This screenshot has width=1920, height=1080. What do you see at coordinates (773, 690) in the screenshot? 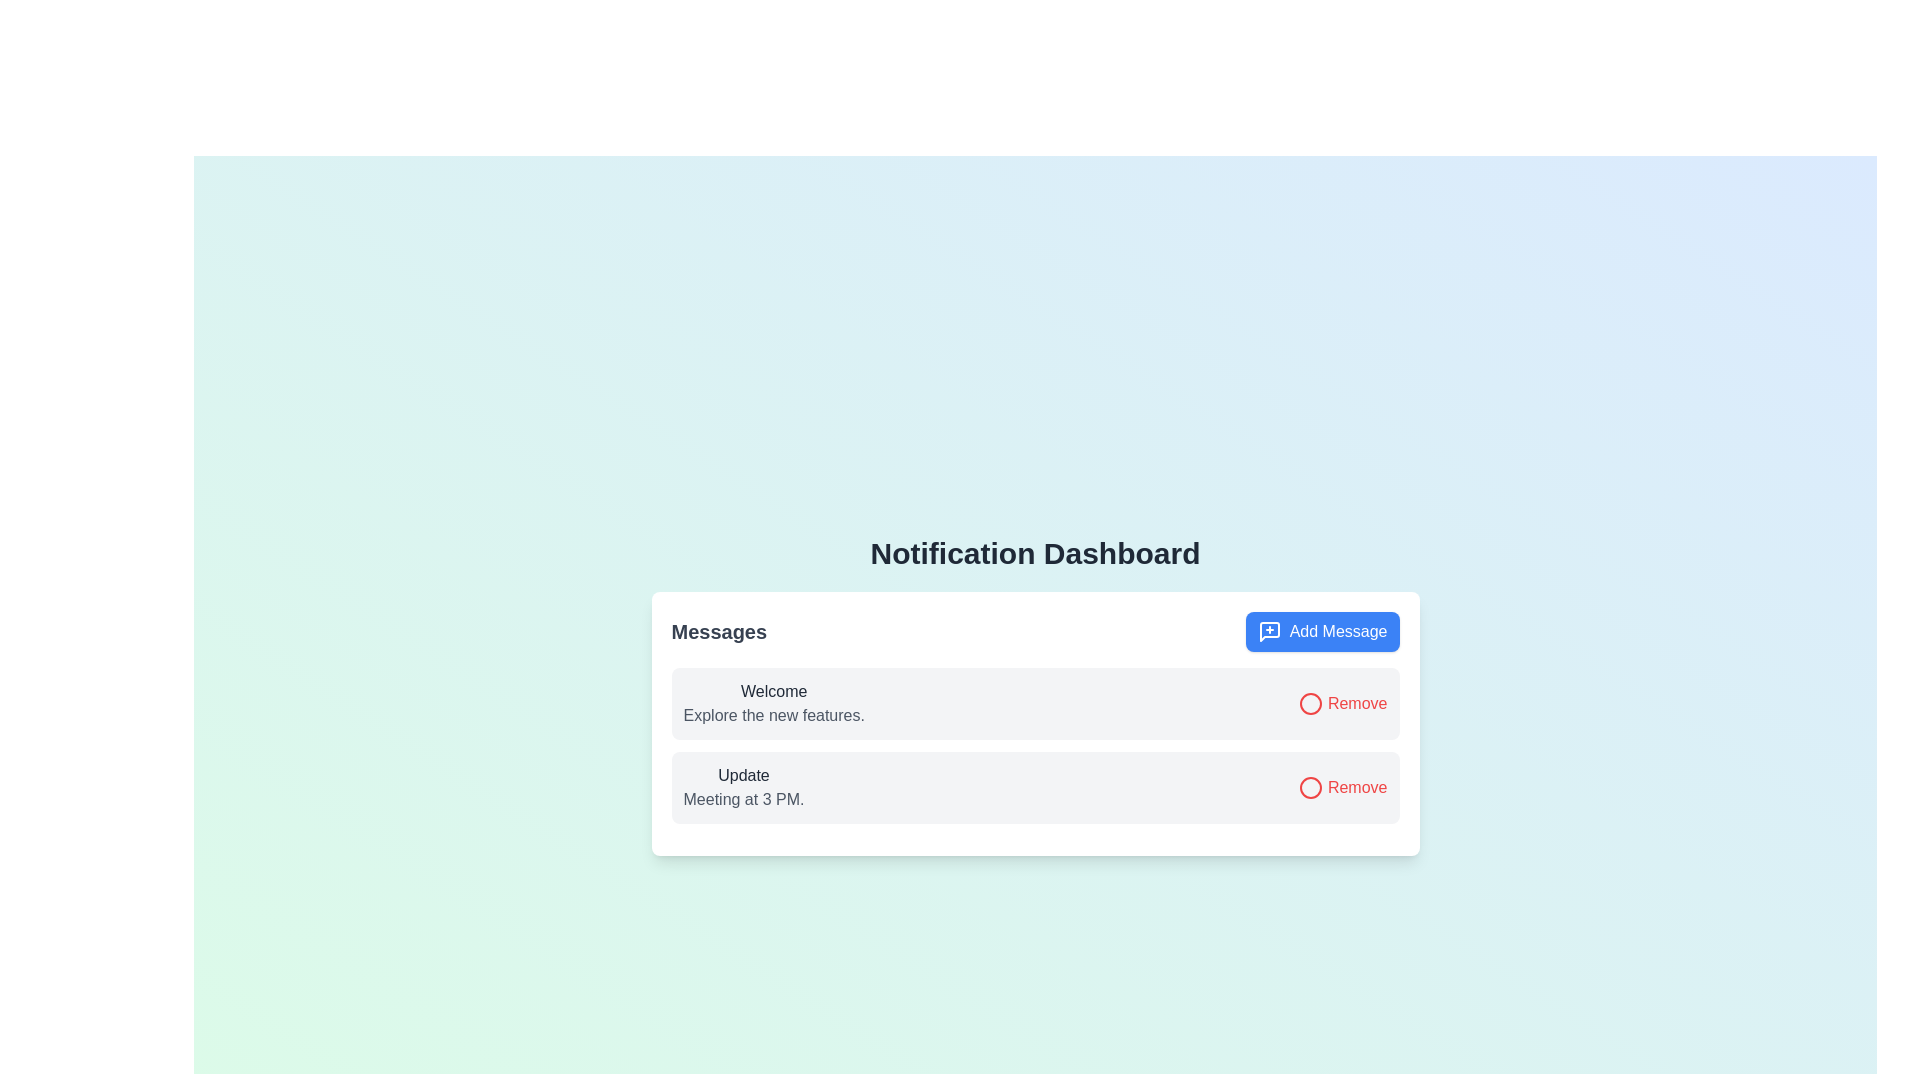
I see `the 'Welcome' static text label in the Messages section, which is displayed in gray color (#gray-800) and is positioned above the subtitle 'Explore the new features.'` at bounding box center [773, 690].